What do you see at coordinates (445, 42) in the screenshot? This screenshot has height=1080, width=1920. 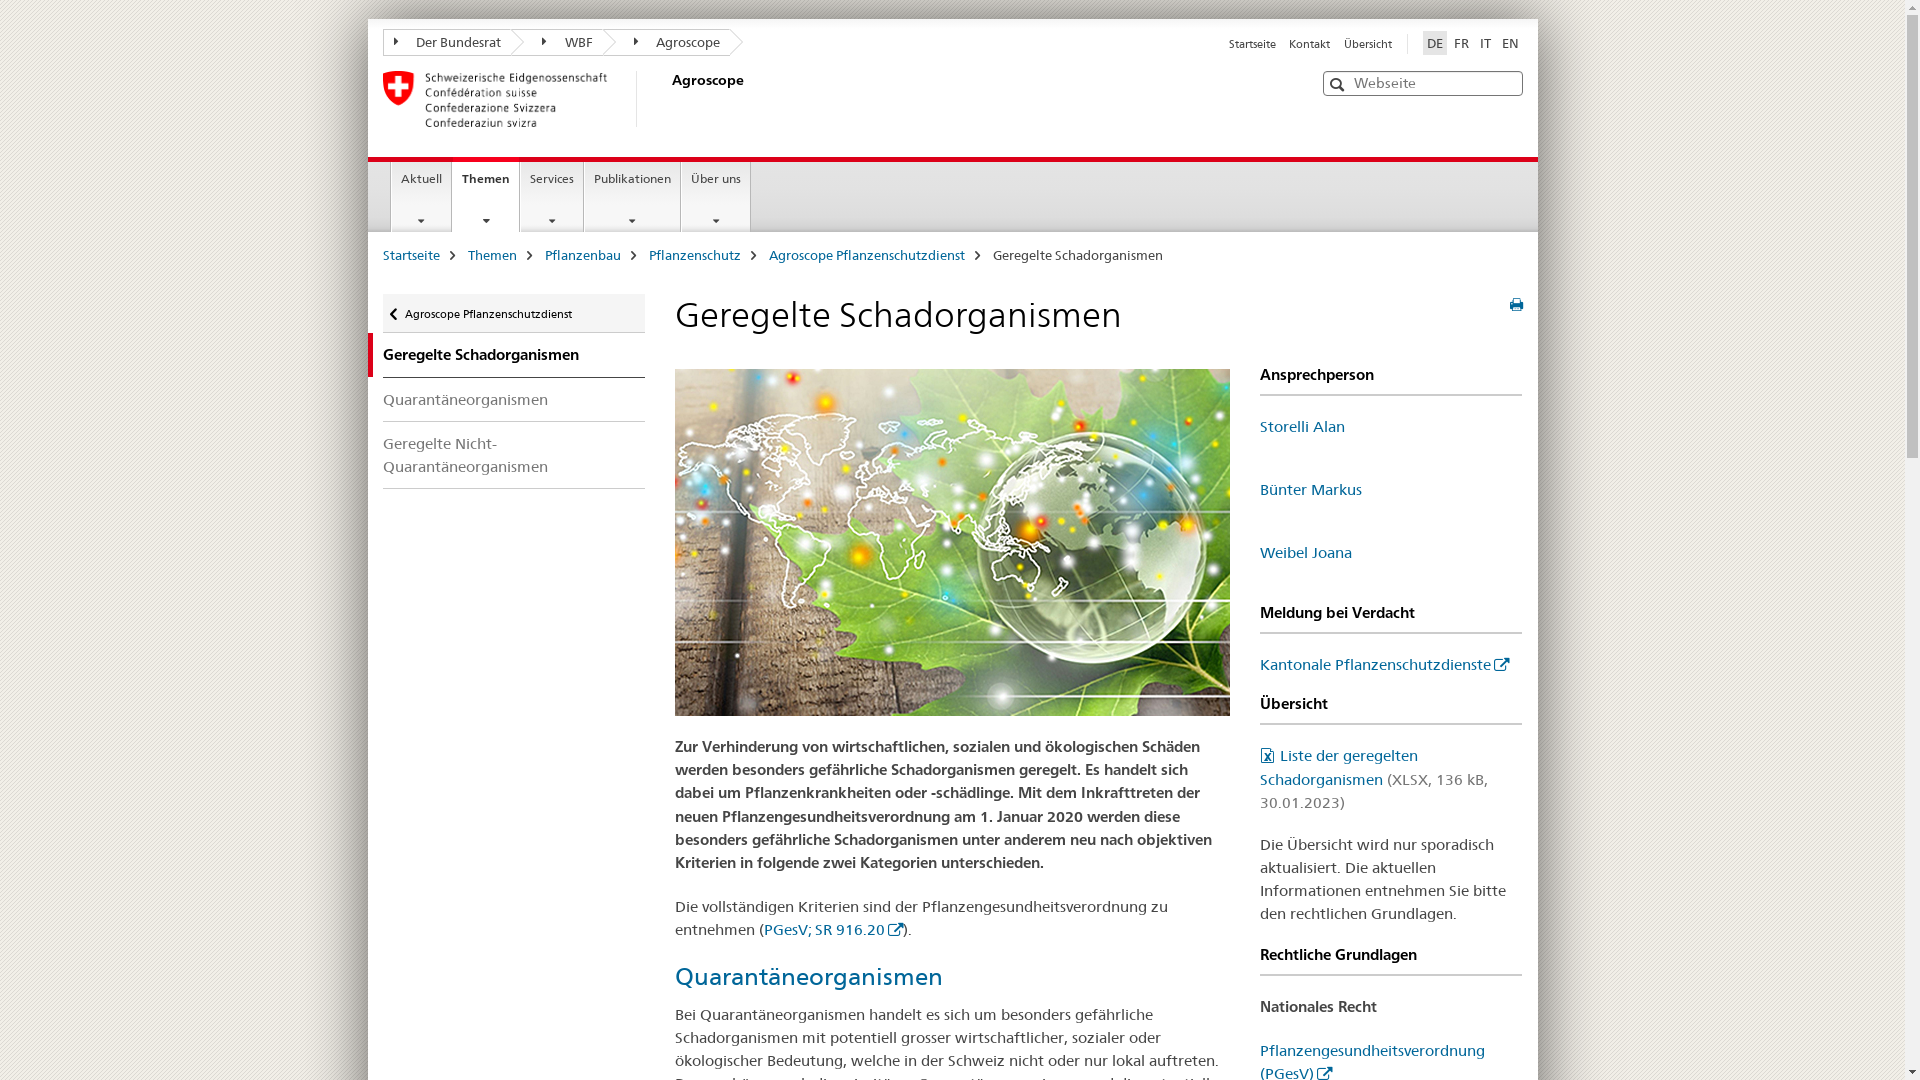 I see `'Der Bundesrat'` at bounding box center [445, 42].